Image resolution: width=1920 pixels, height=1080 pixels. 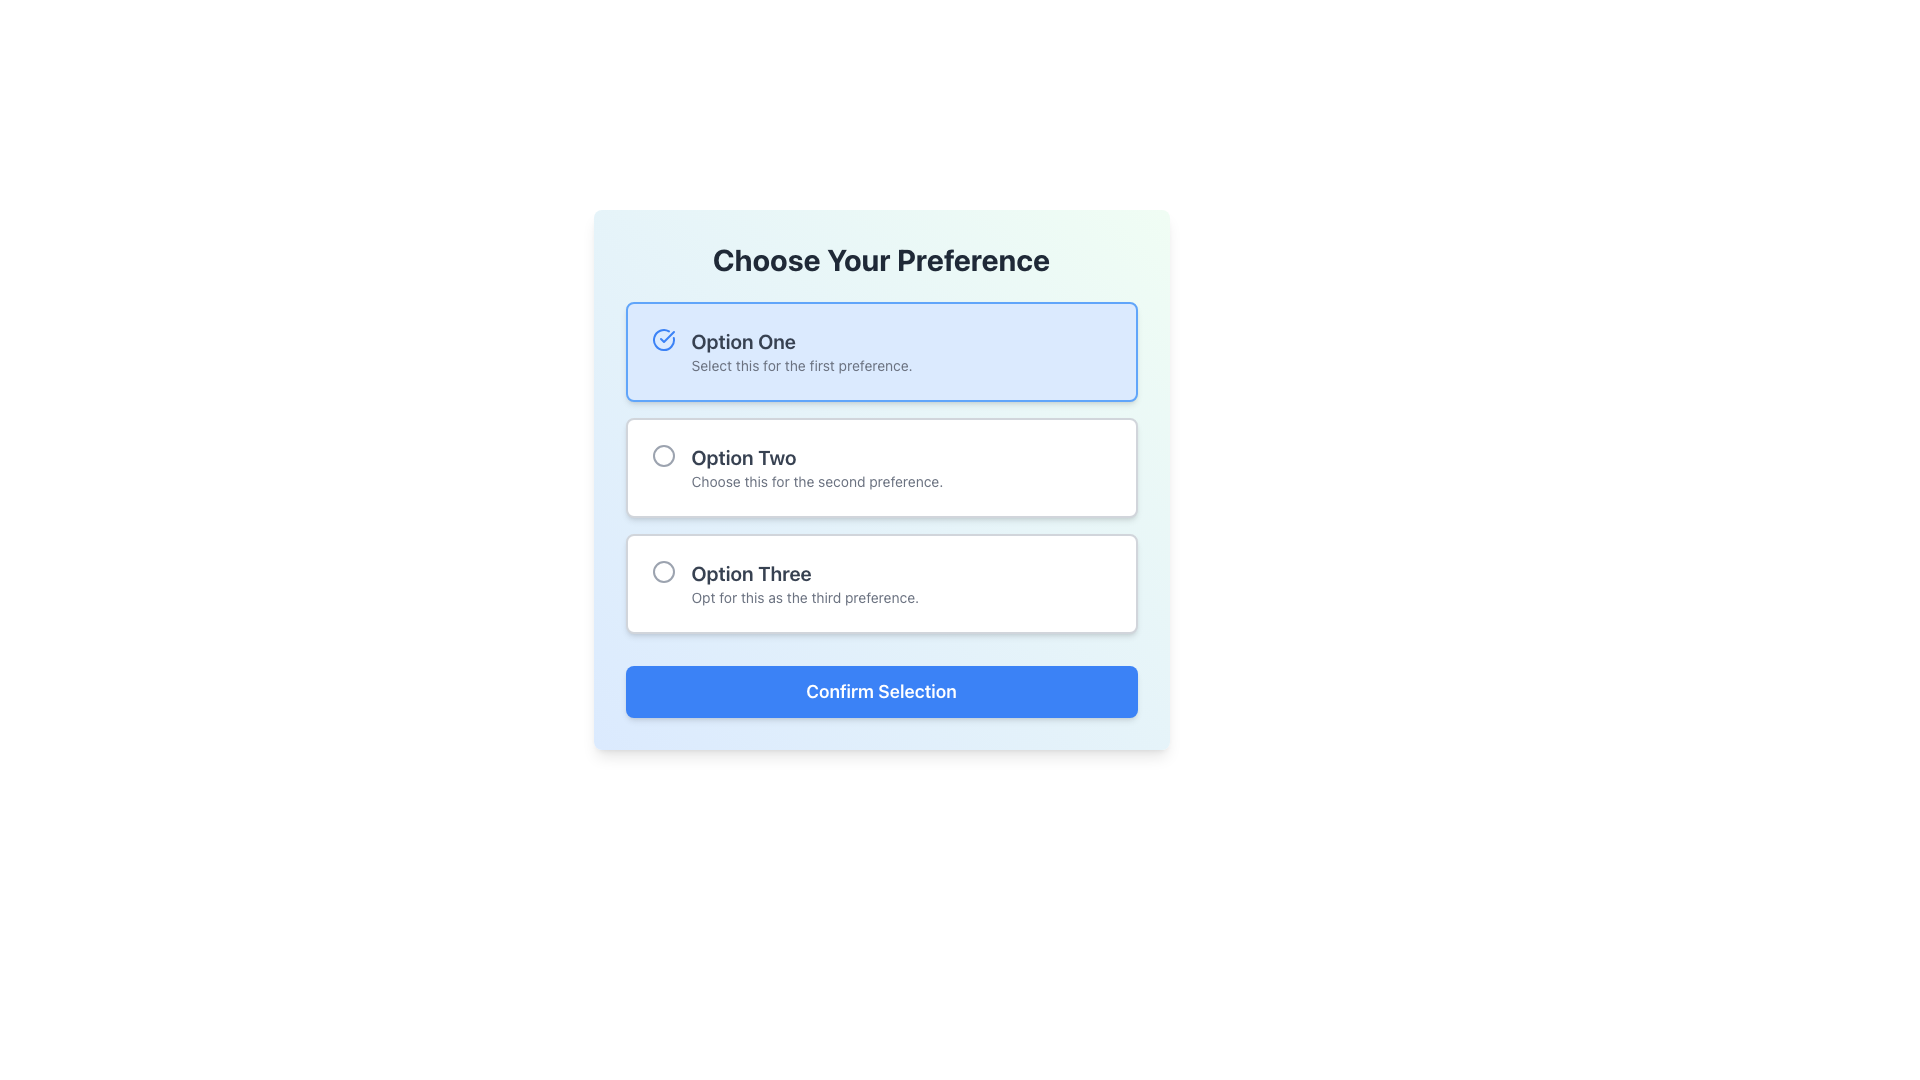 What do you see at coordinates (663, 338) in the screenshot?
I see `the visual selection indicator icon located to the left of 'Option One'` at bounding box center [663, 338].